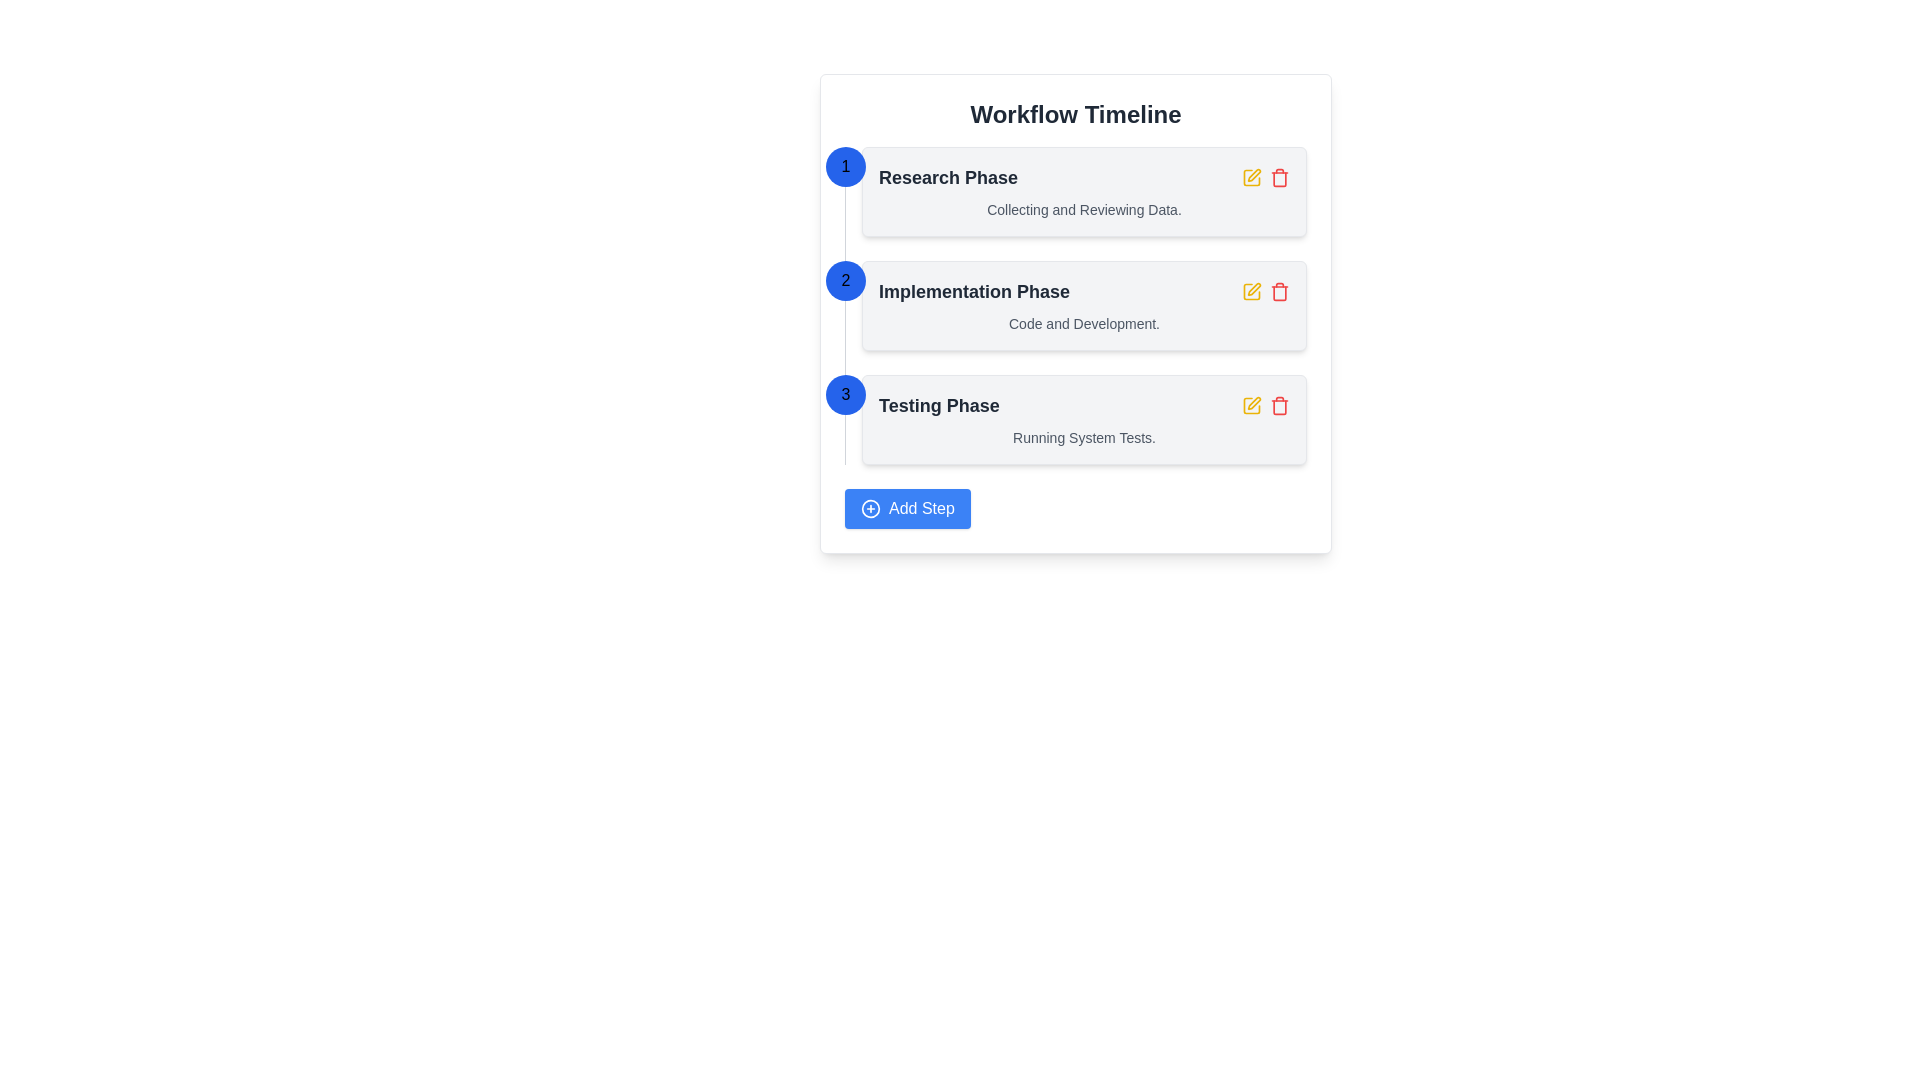  Describe the element at coordinates (845, 281) in the screenshot. I see `the step indicator badge marked with the number '2' in the workflow timeline, which is located to the immediate left of the 'Implementation Phase' section header` at that location.